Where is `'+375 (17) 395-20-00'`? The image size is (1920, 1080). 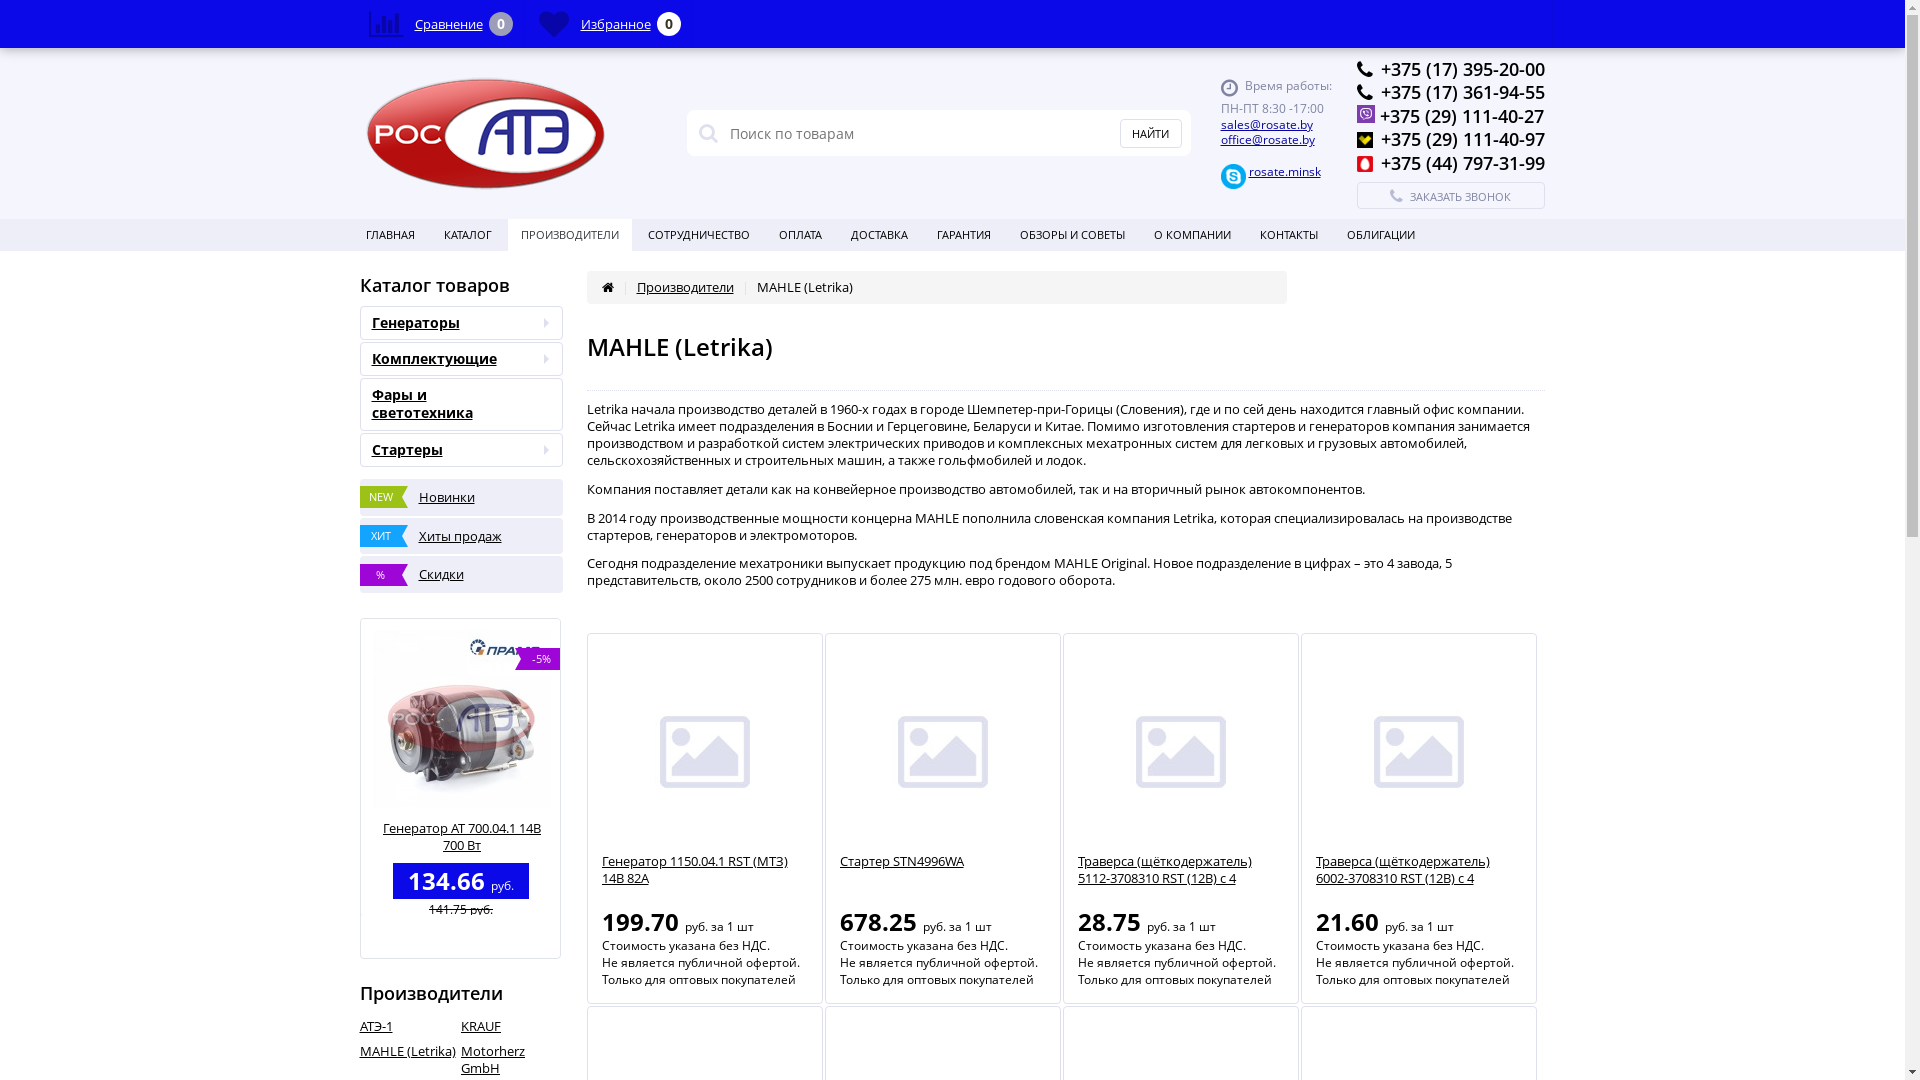 '+375 (17) 395-20-00' is located at coordinates (1462, 68).